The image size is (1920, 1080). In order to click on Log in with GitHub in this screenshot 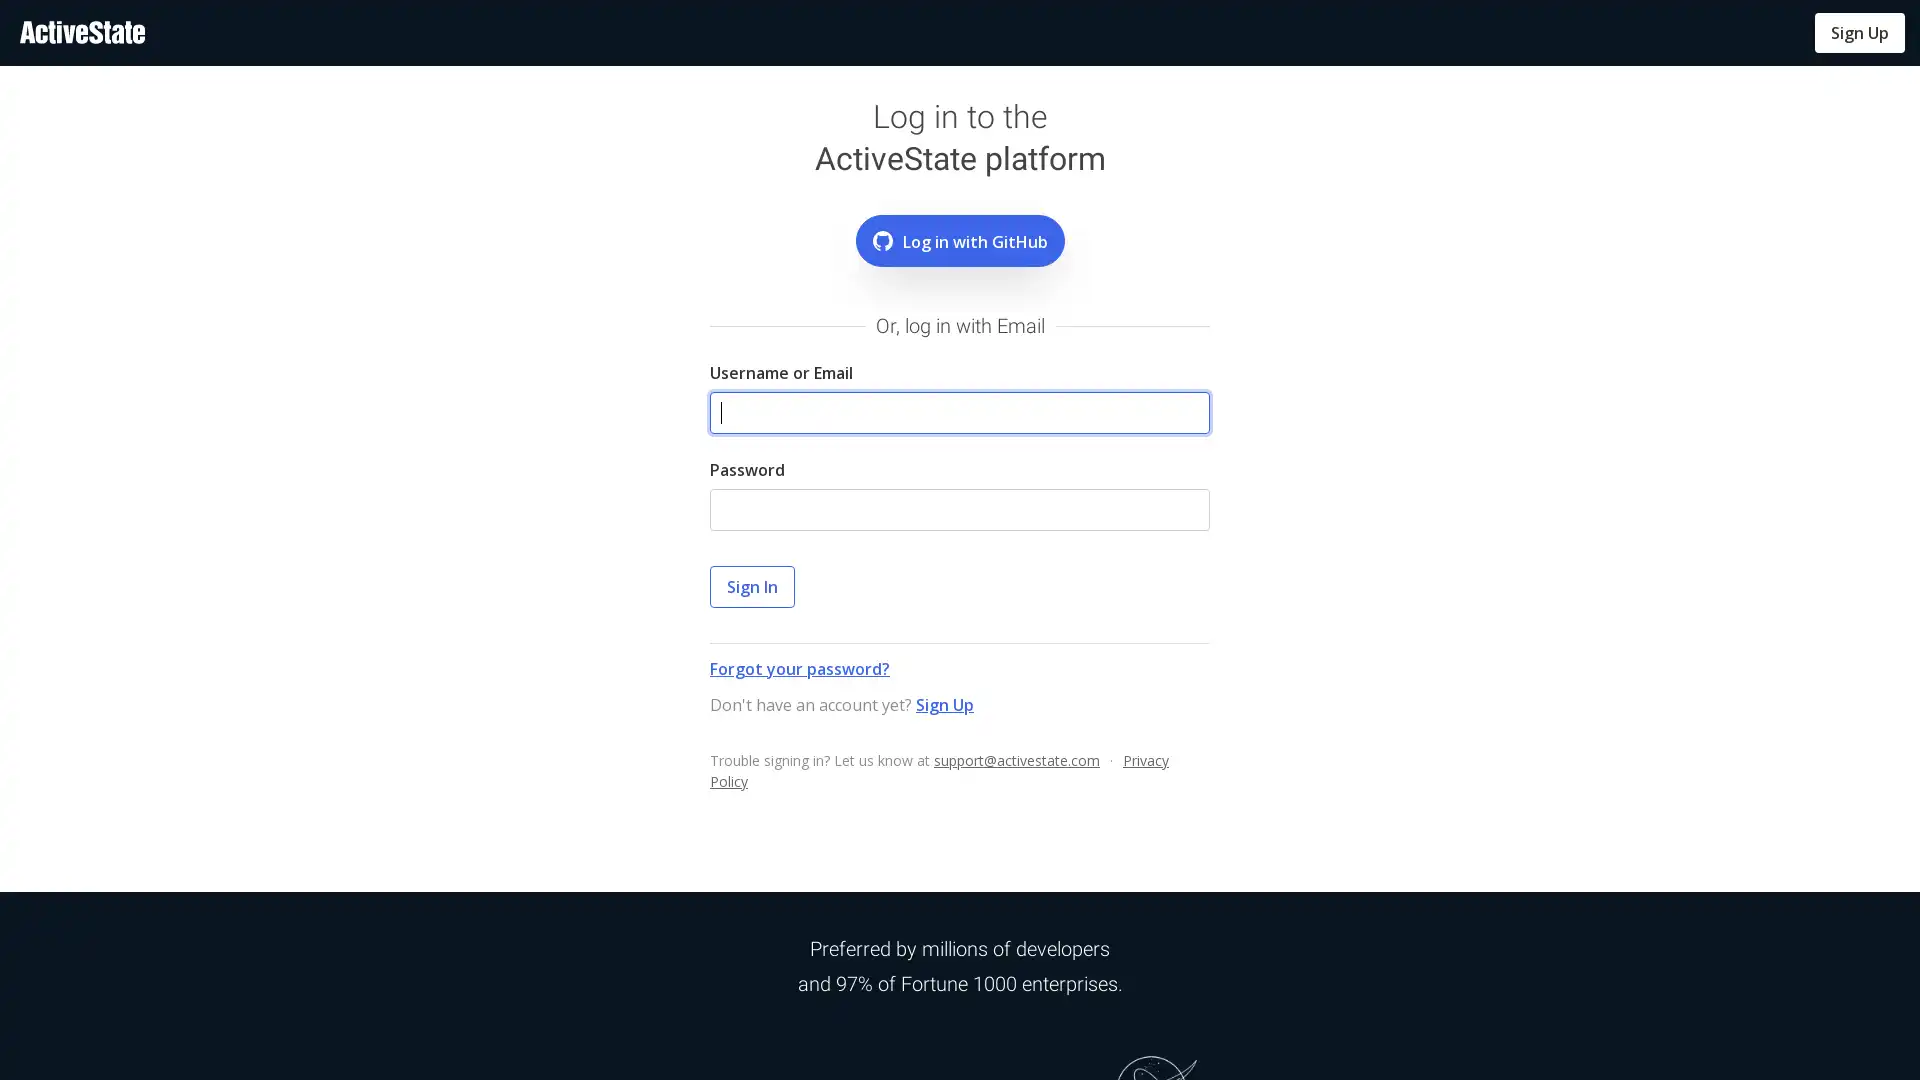, I will do `click(958, 239)`.